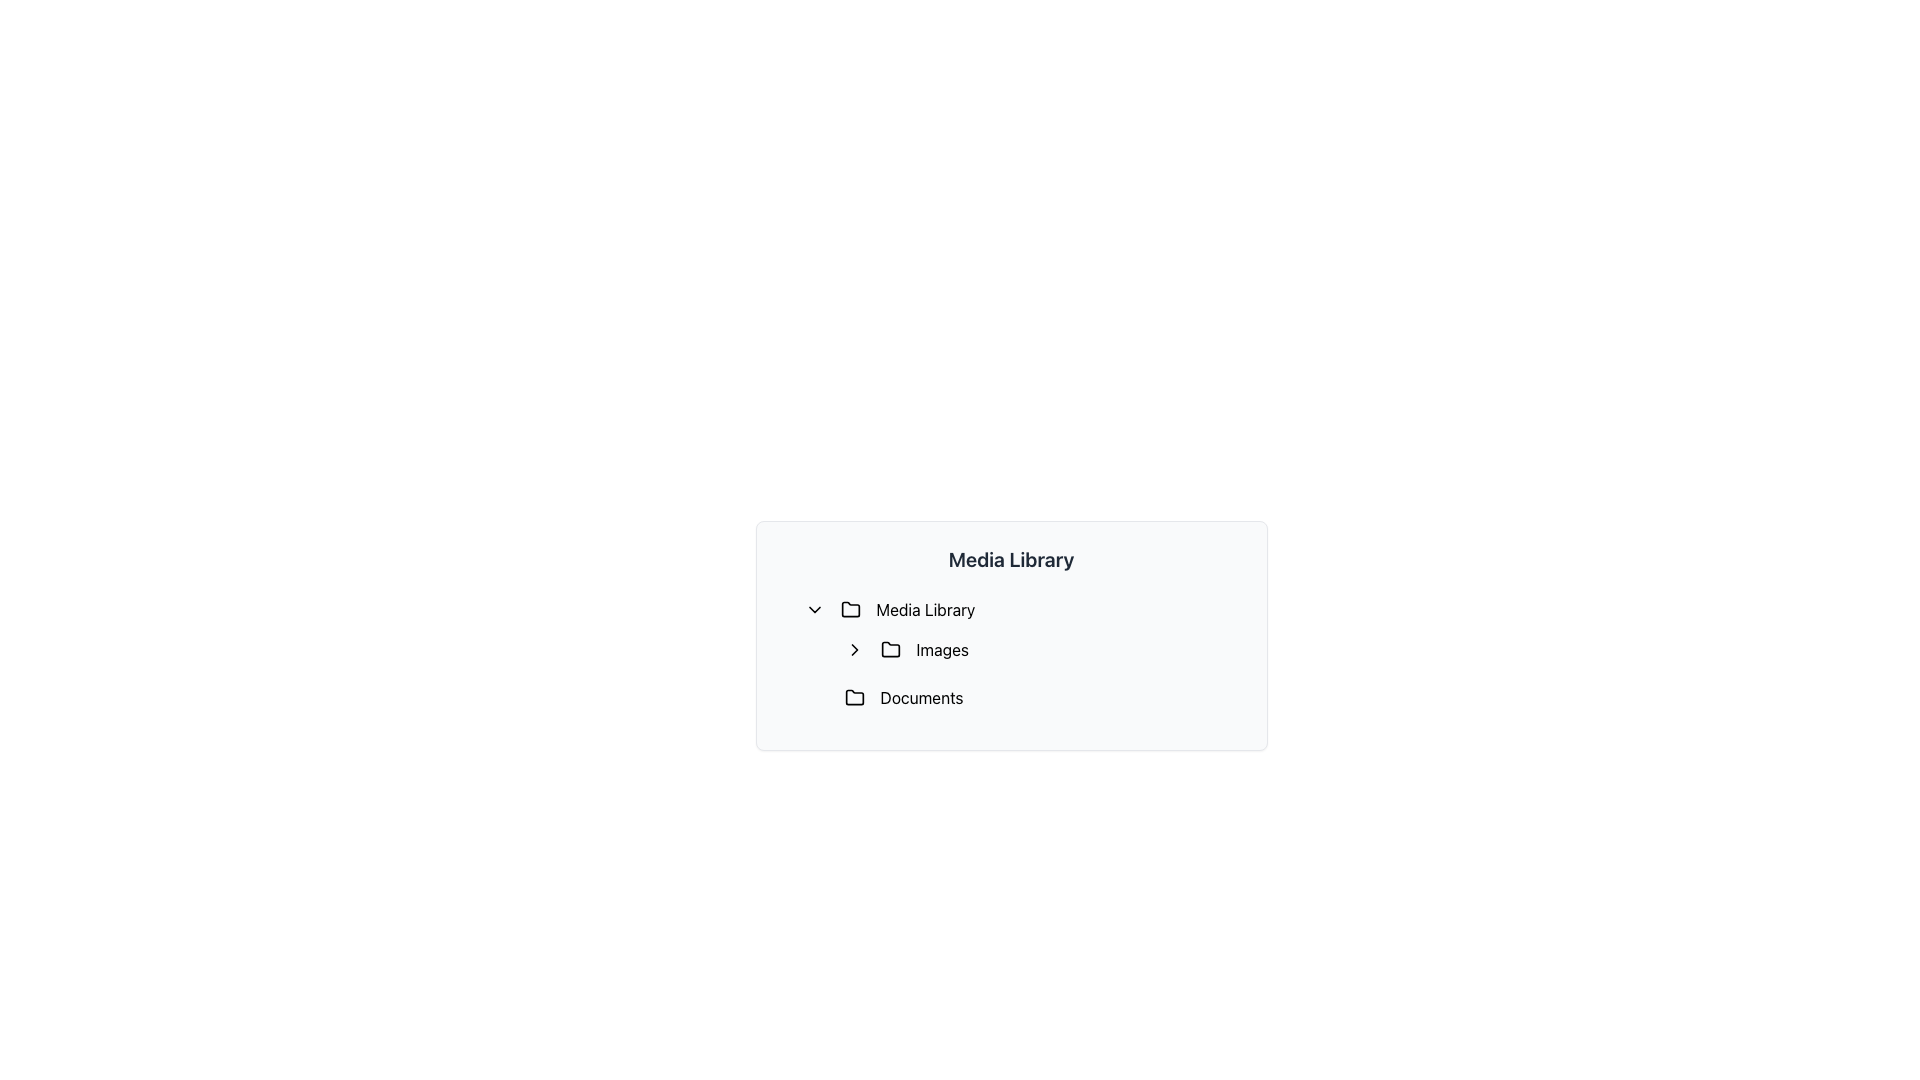 The width and height of the screenshot is (1920, 1080). Describe the element at coordinates (854, 650) in the screenshot. I see `the chevron icon located to the left of the text 'Images' in the 'Media Library' submenu` at that location.